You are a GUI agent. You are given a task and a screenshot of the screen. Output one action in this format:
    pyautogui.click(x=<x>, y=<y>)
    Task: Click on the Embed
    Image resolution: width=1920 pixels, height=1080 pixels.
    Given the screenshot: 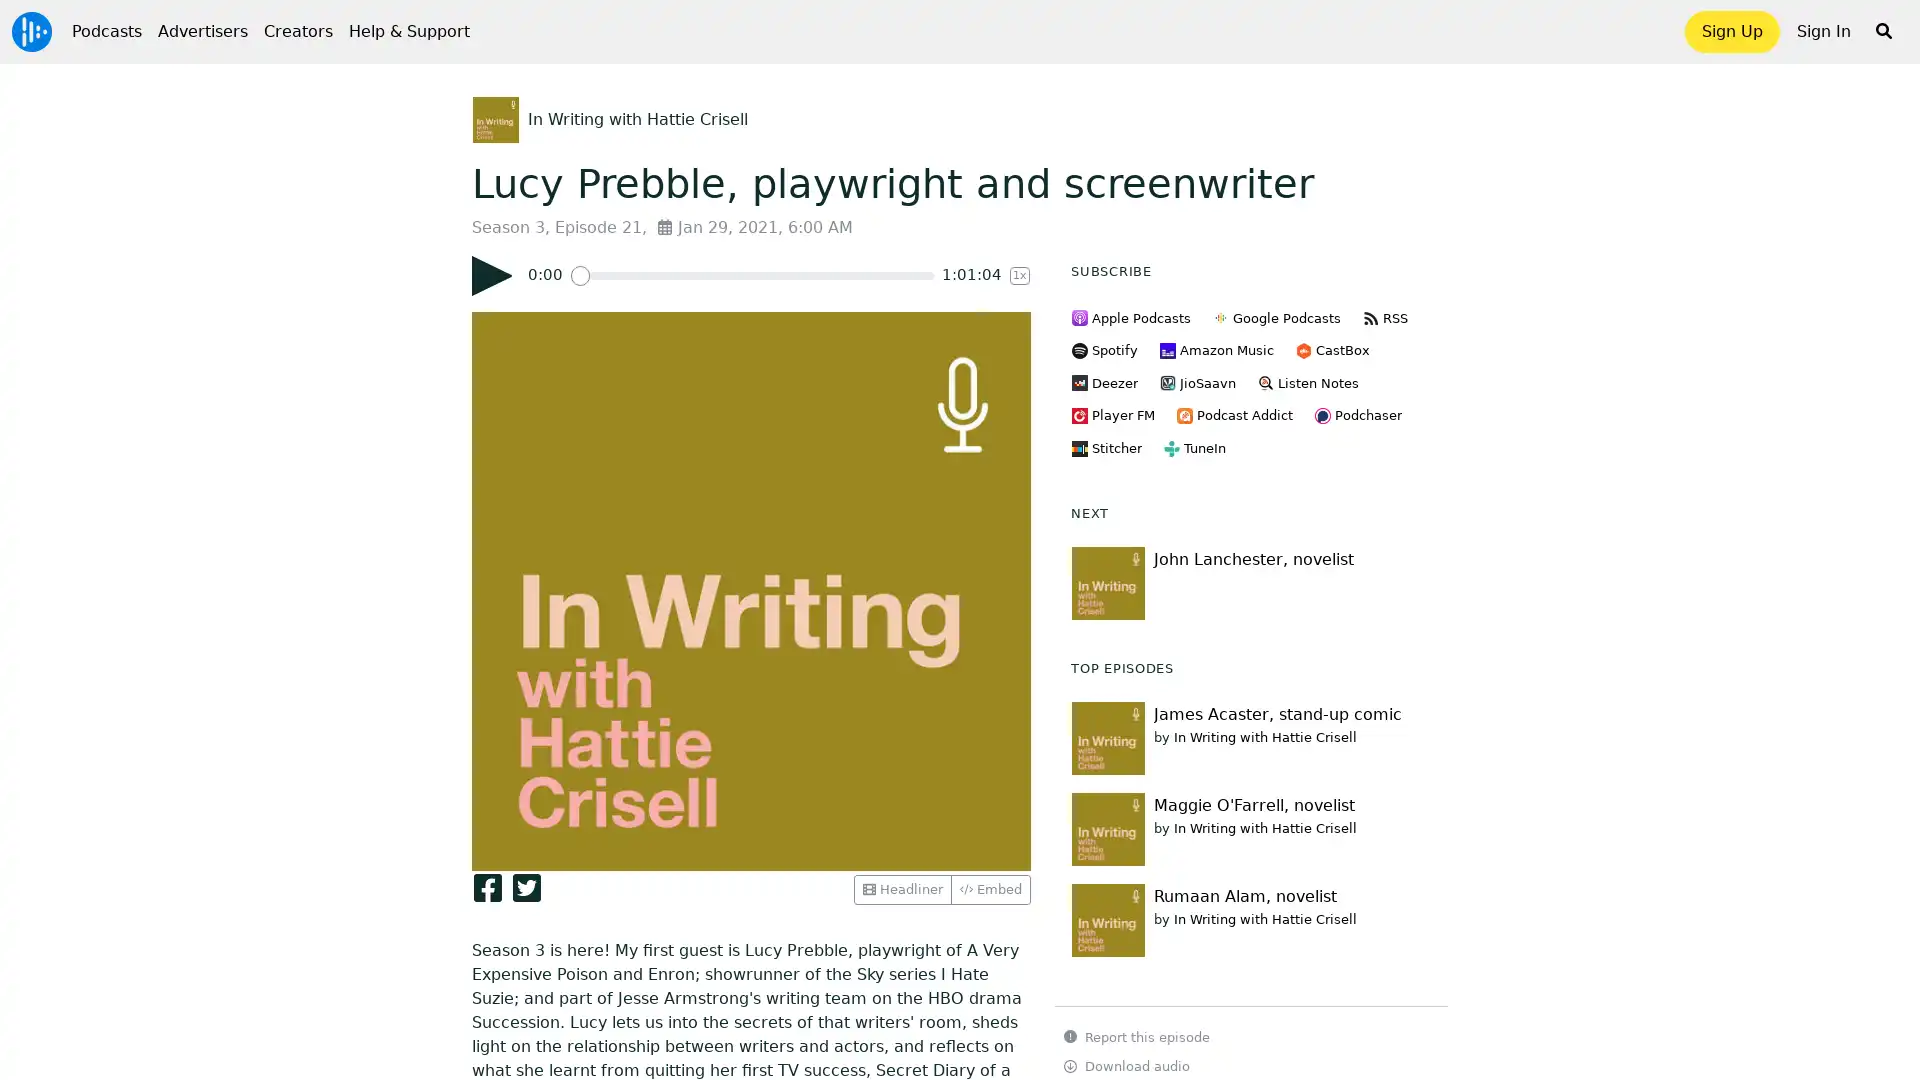 What is the action you would take?
    pyautogui.click(x=990, y=888)
    